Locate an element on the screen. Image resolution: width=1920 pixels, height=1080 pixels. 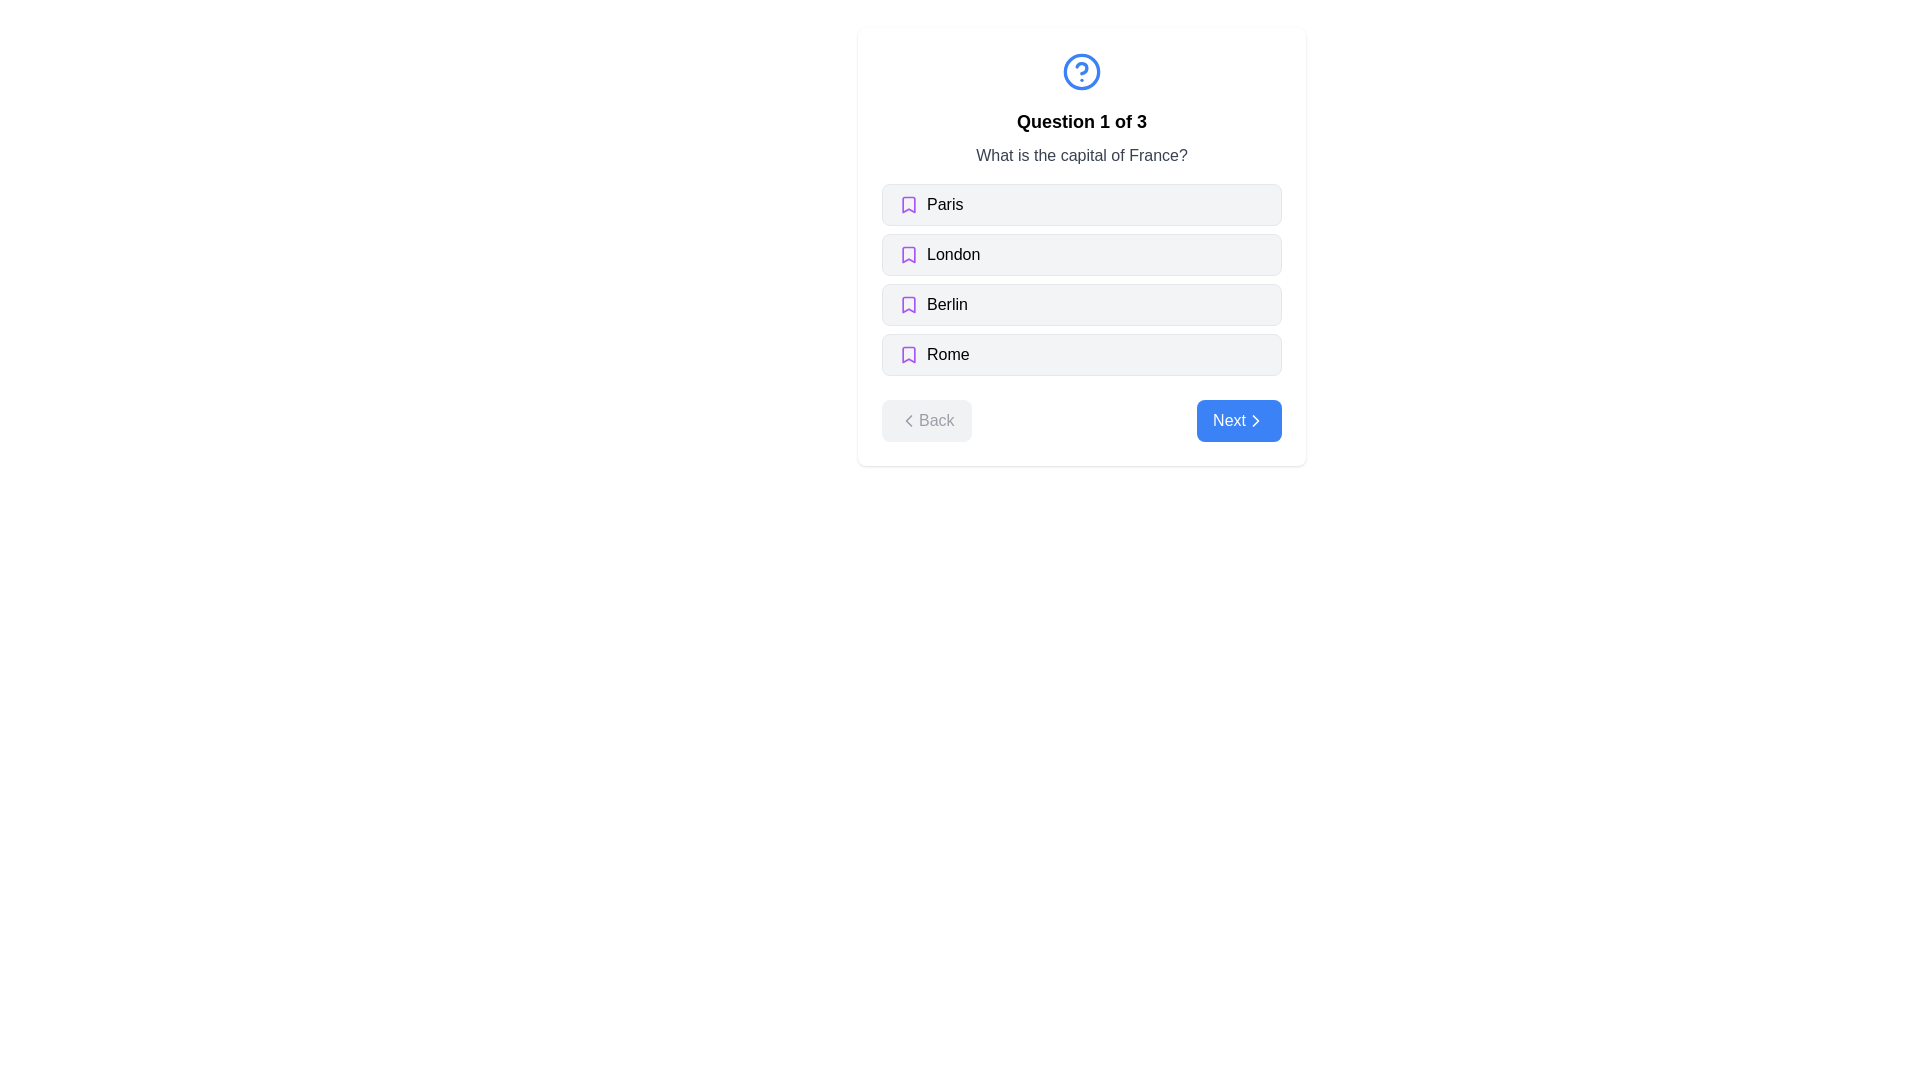
the left-pointing chevron icon located to the left of the 'Back' button text label is located at coordinates (907, 419).